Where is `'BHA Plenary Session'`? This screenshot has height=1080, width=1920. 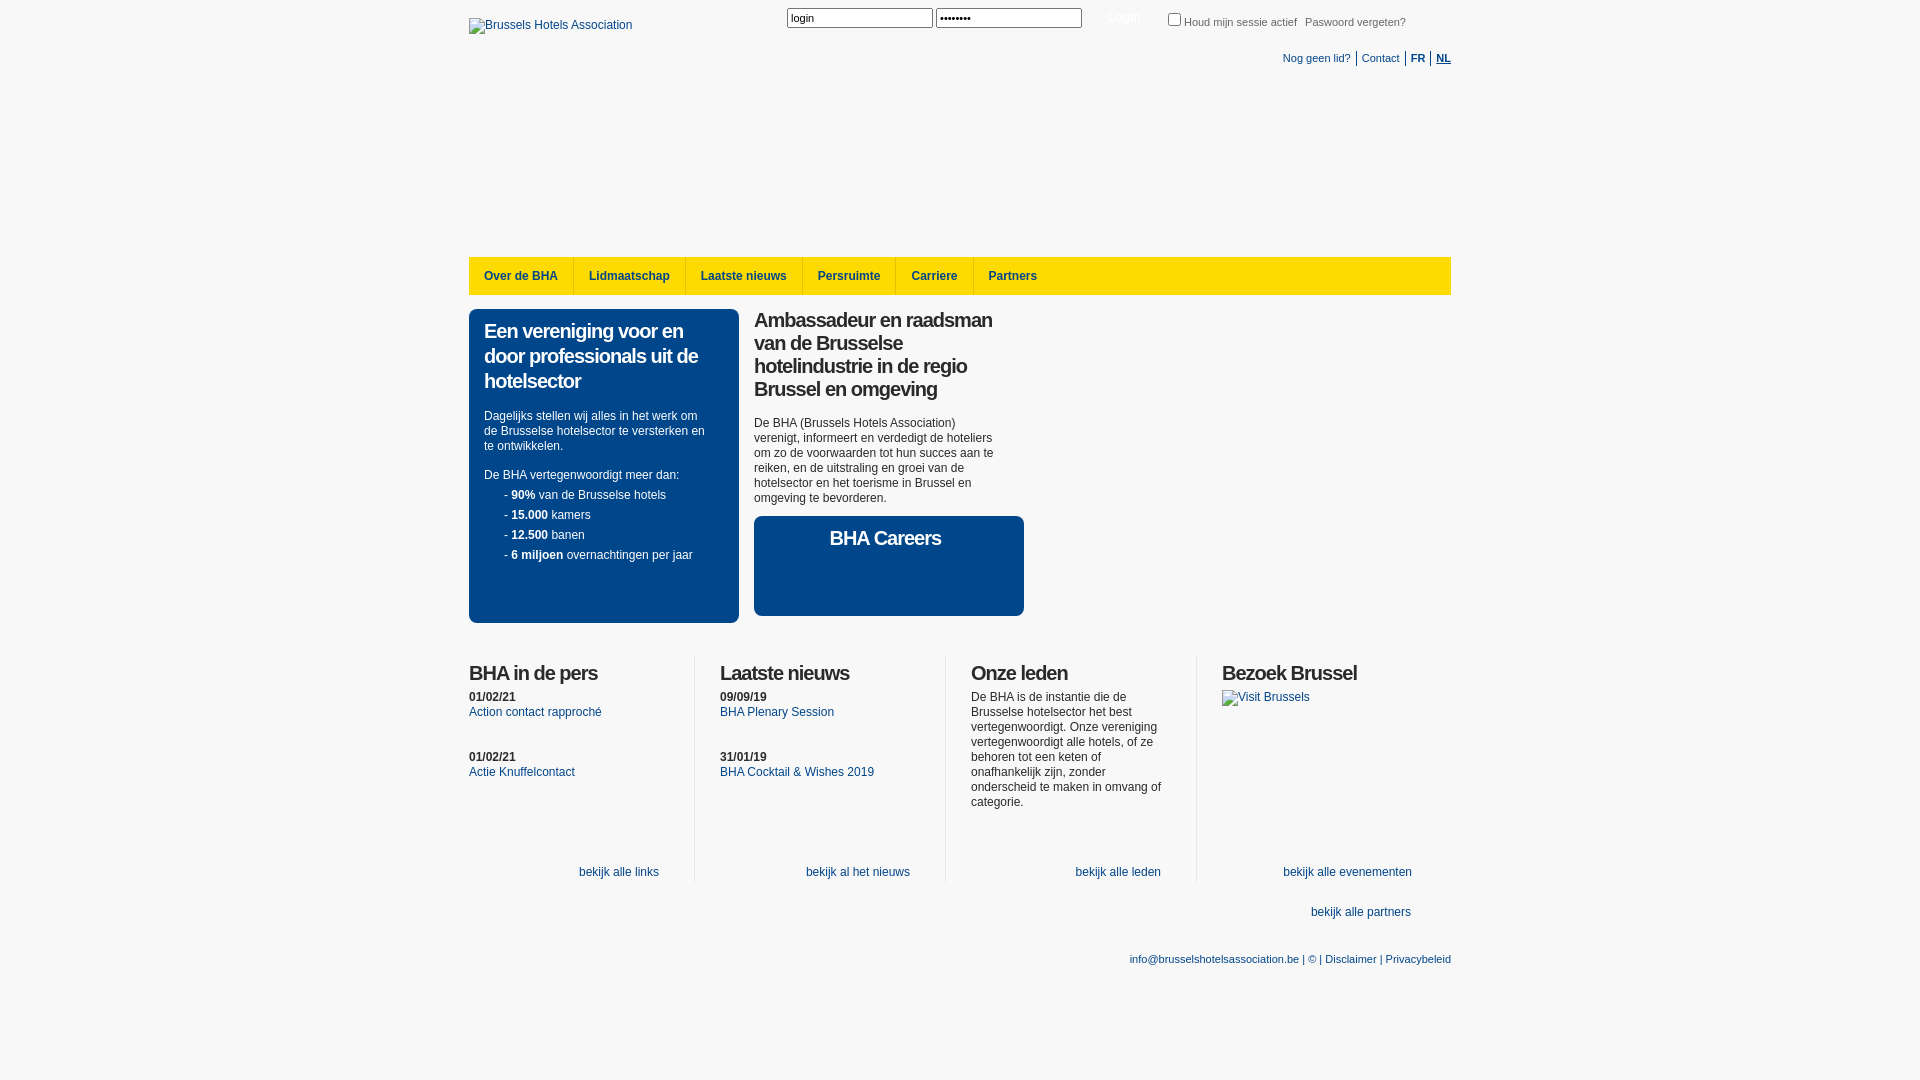 'BHA Plenary Session' is located at coordinates (776, 711).